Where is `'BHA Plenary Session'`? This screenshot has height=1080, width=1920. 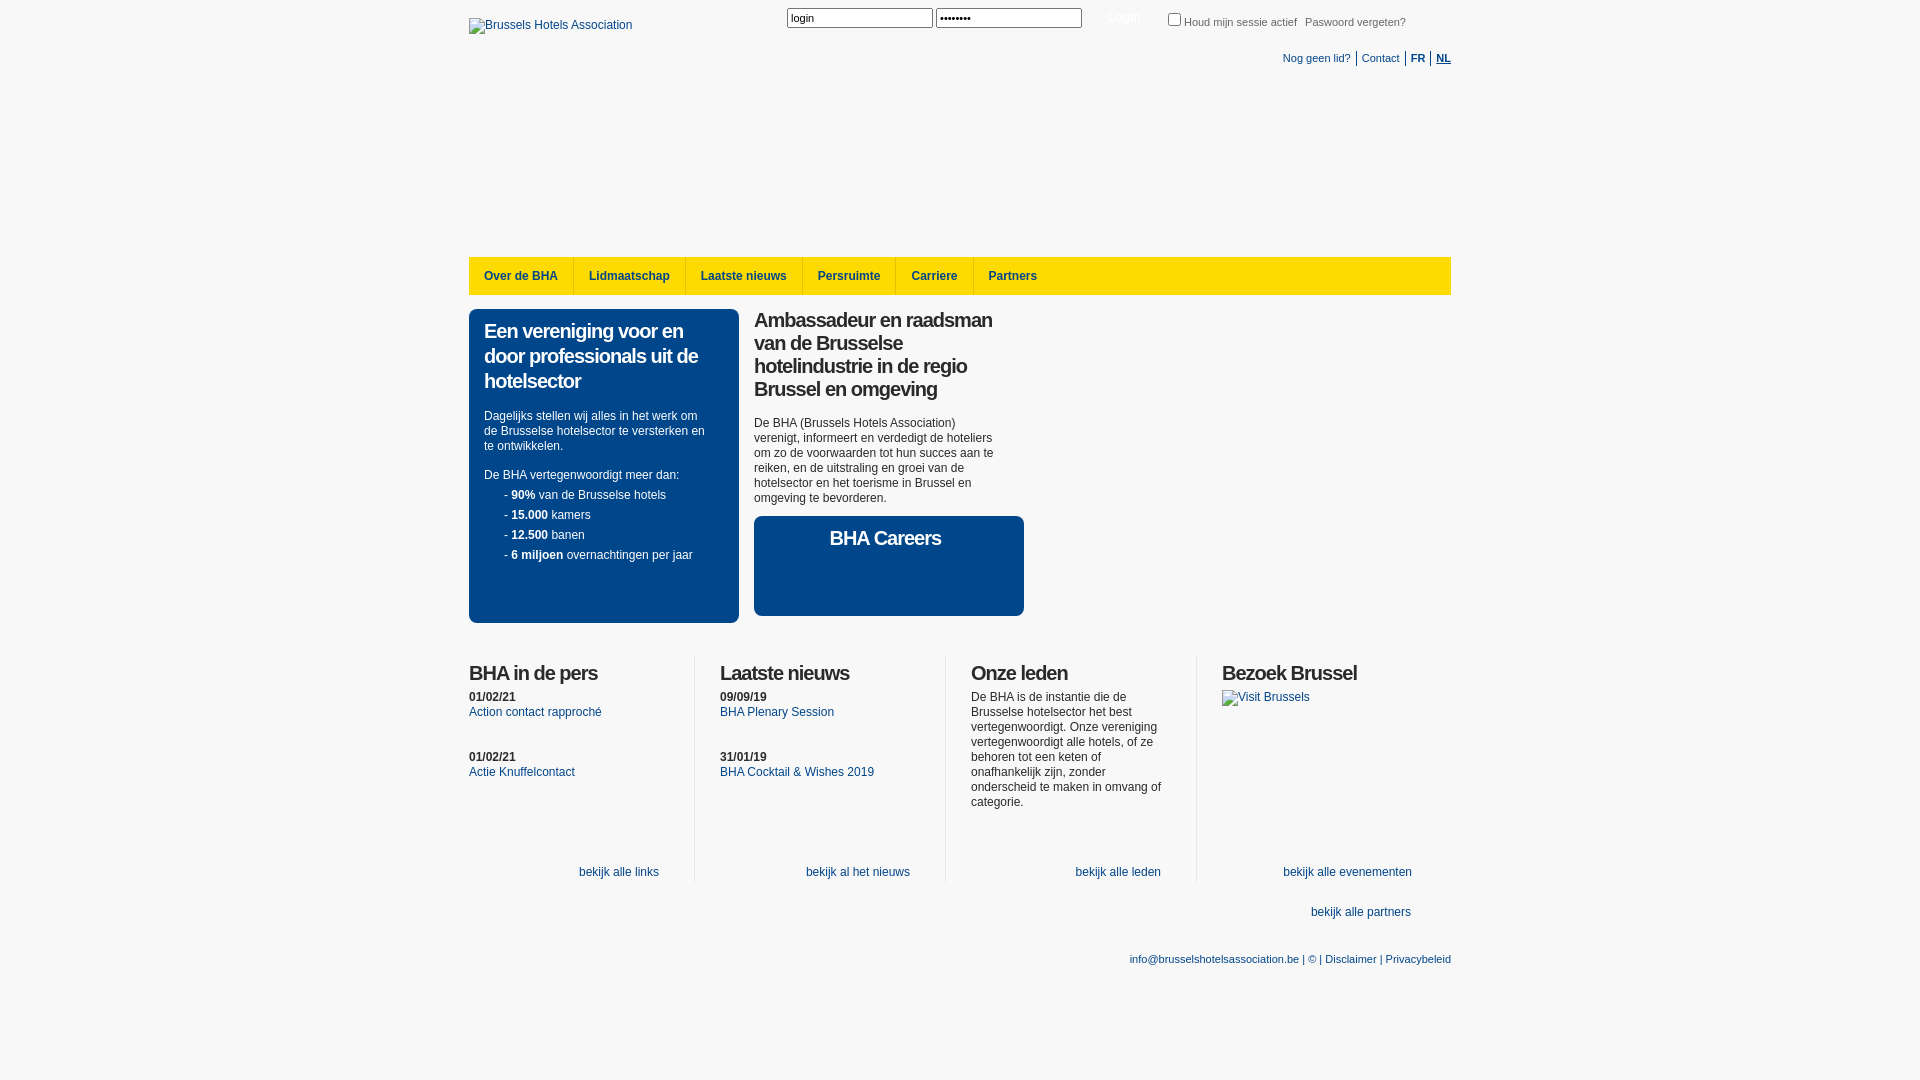 'BHA Plenary Session' is located at coordinates (776, 711).